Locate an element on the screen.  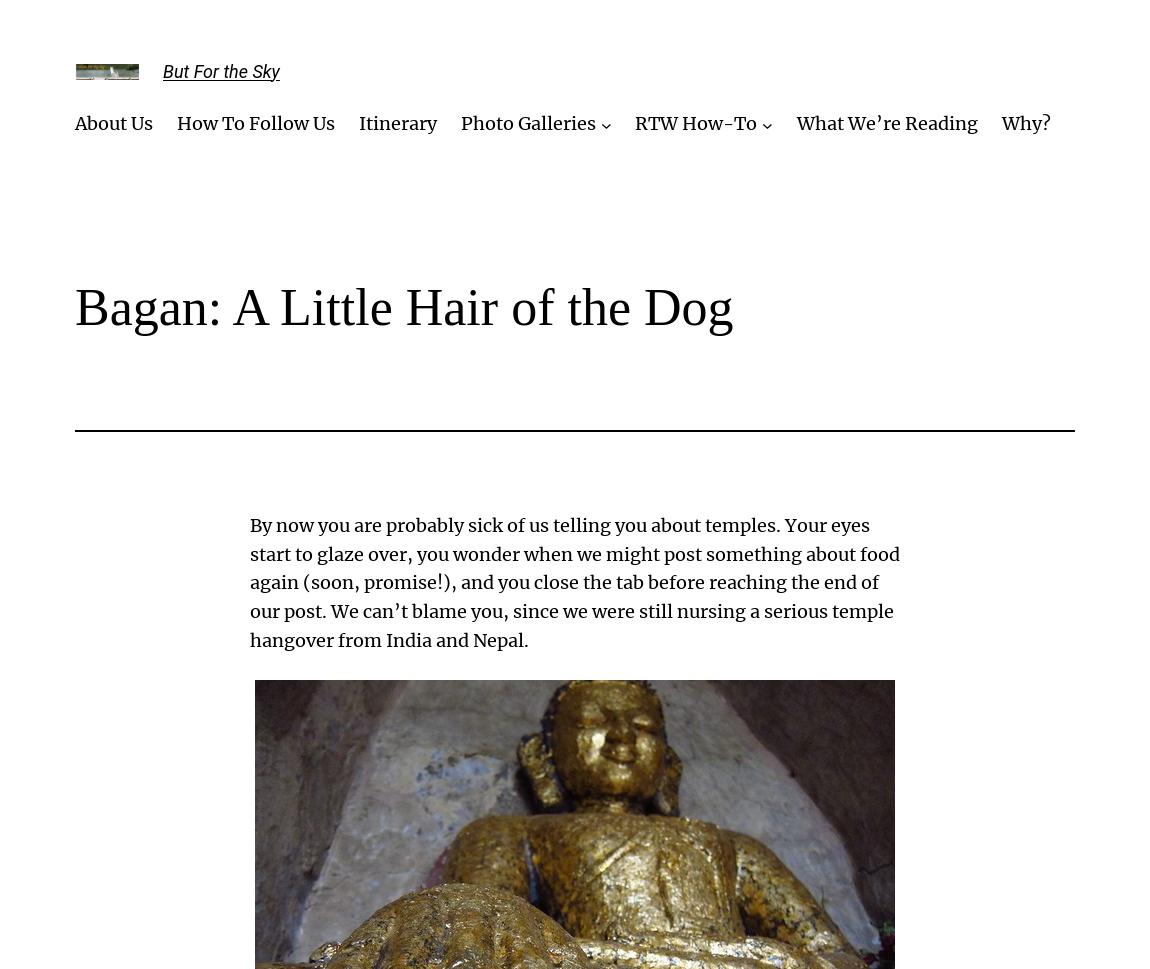
'About Us' is located at coordinates (112, 123).